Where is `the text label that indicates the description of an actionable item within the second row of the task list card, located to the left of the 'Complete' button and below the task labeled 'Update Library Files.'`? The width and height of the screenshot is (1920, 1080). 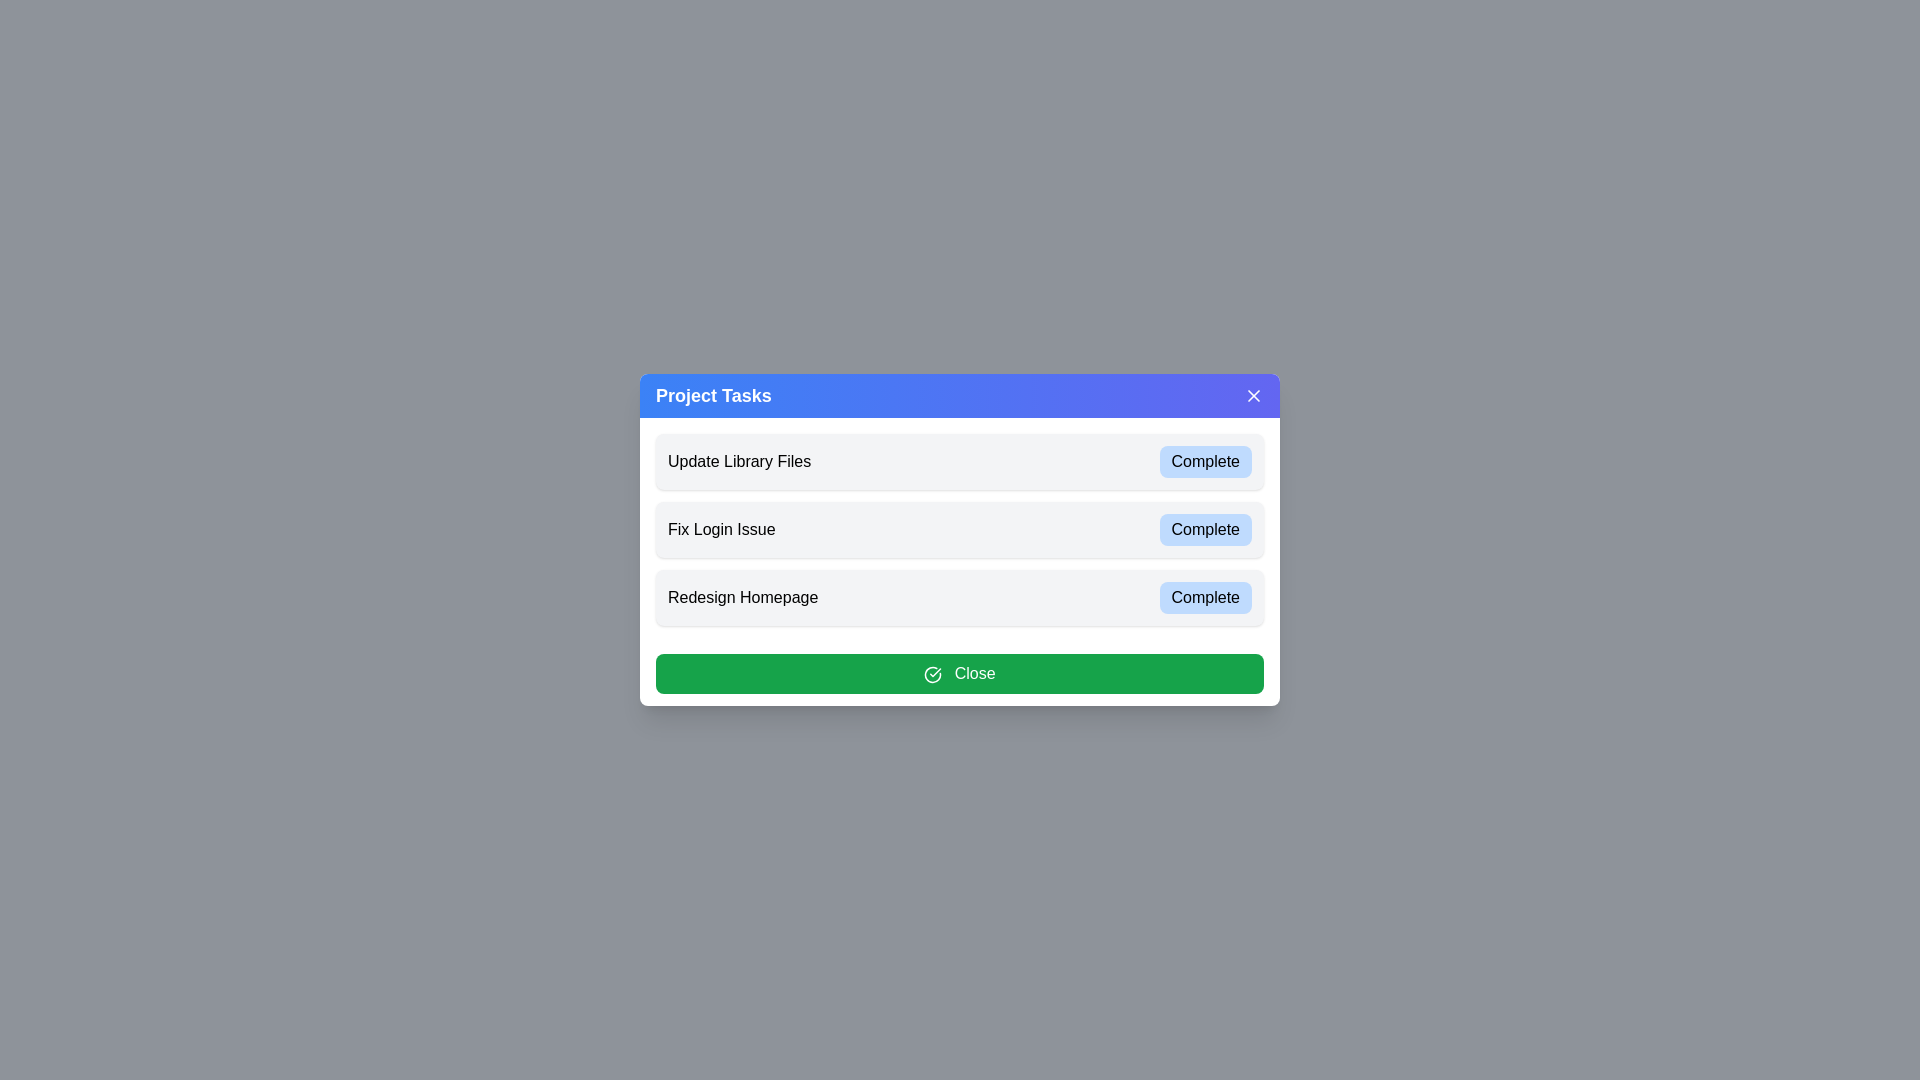
the text label that indicates the description of an actionable item within the second row of the task list card, located to the left of the 'Complete' button and below the task labeled 'Update Library Files.' is located at coordinates (720, 528).